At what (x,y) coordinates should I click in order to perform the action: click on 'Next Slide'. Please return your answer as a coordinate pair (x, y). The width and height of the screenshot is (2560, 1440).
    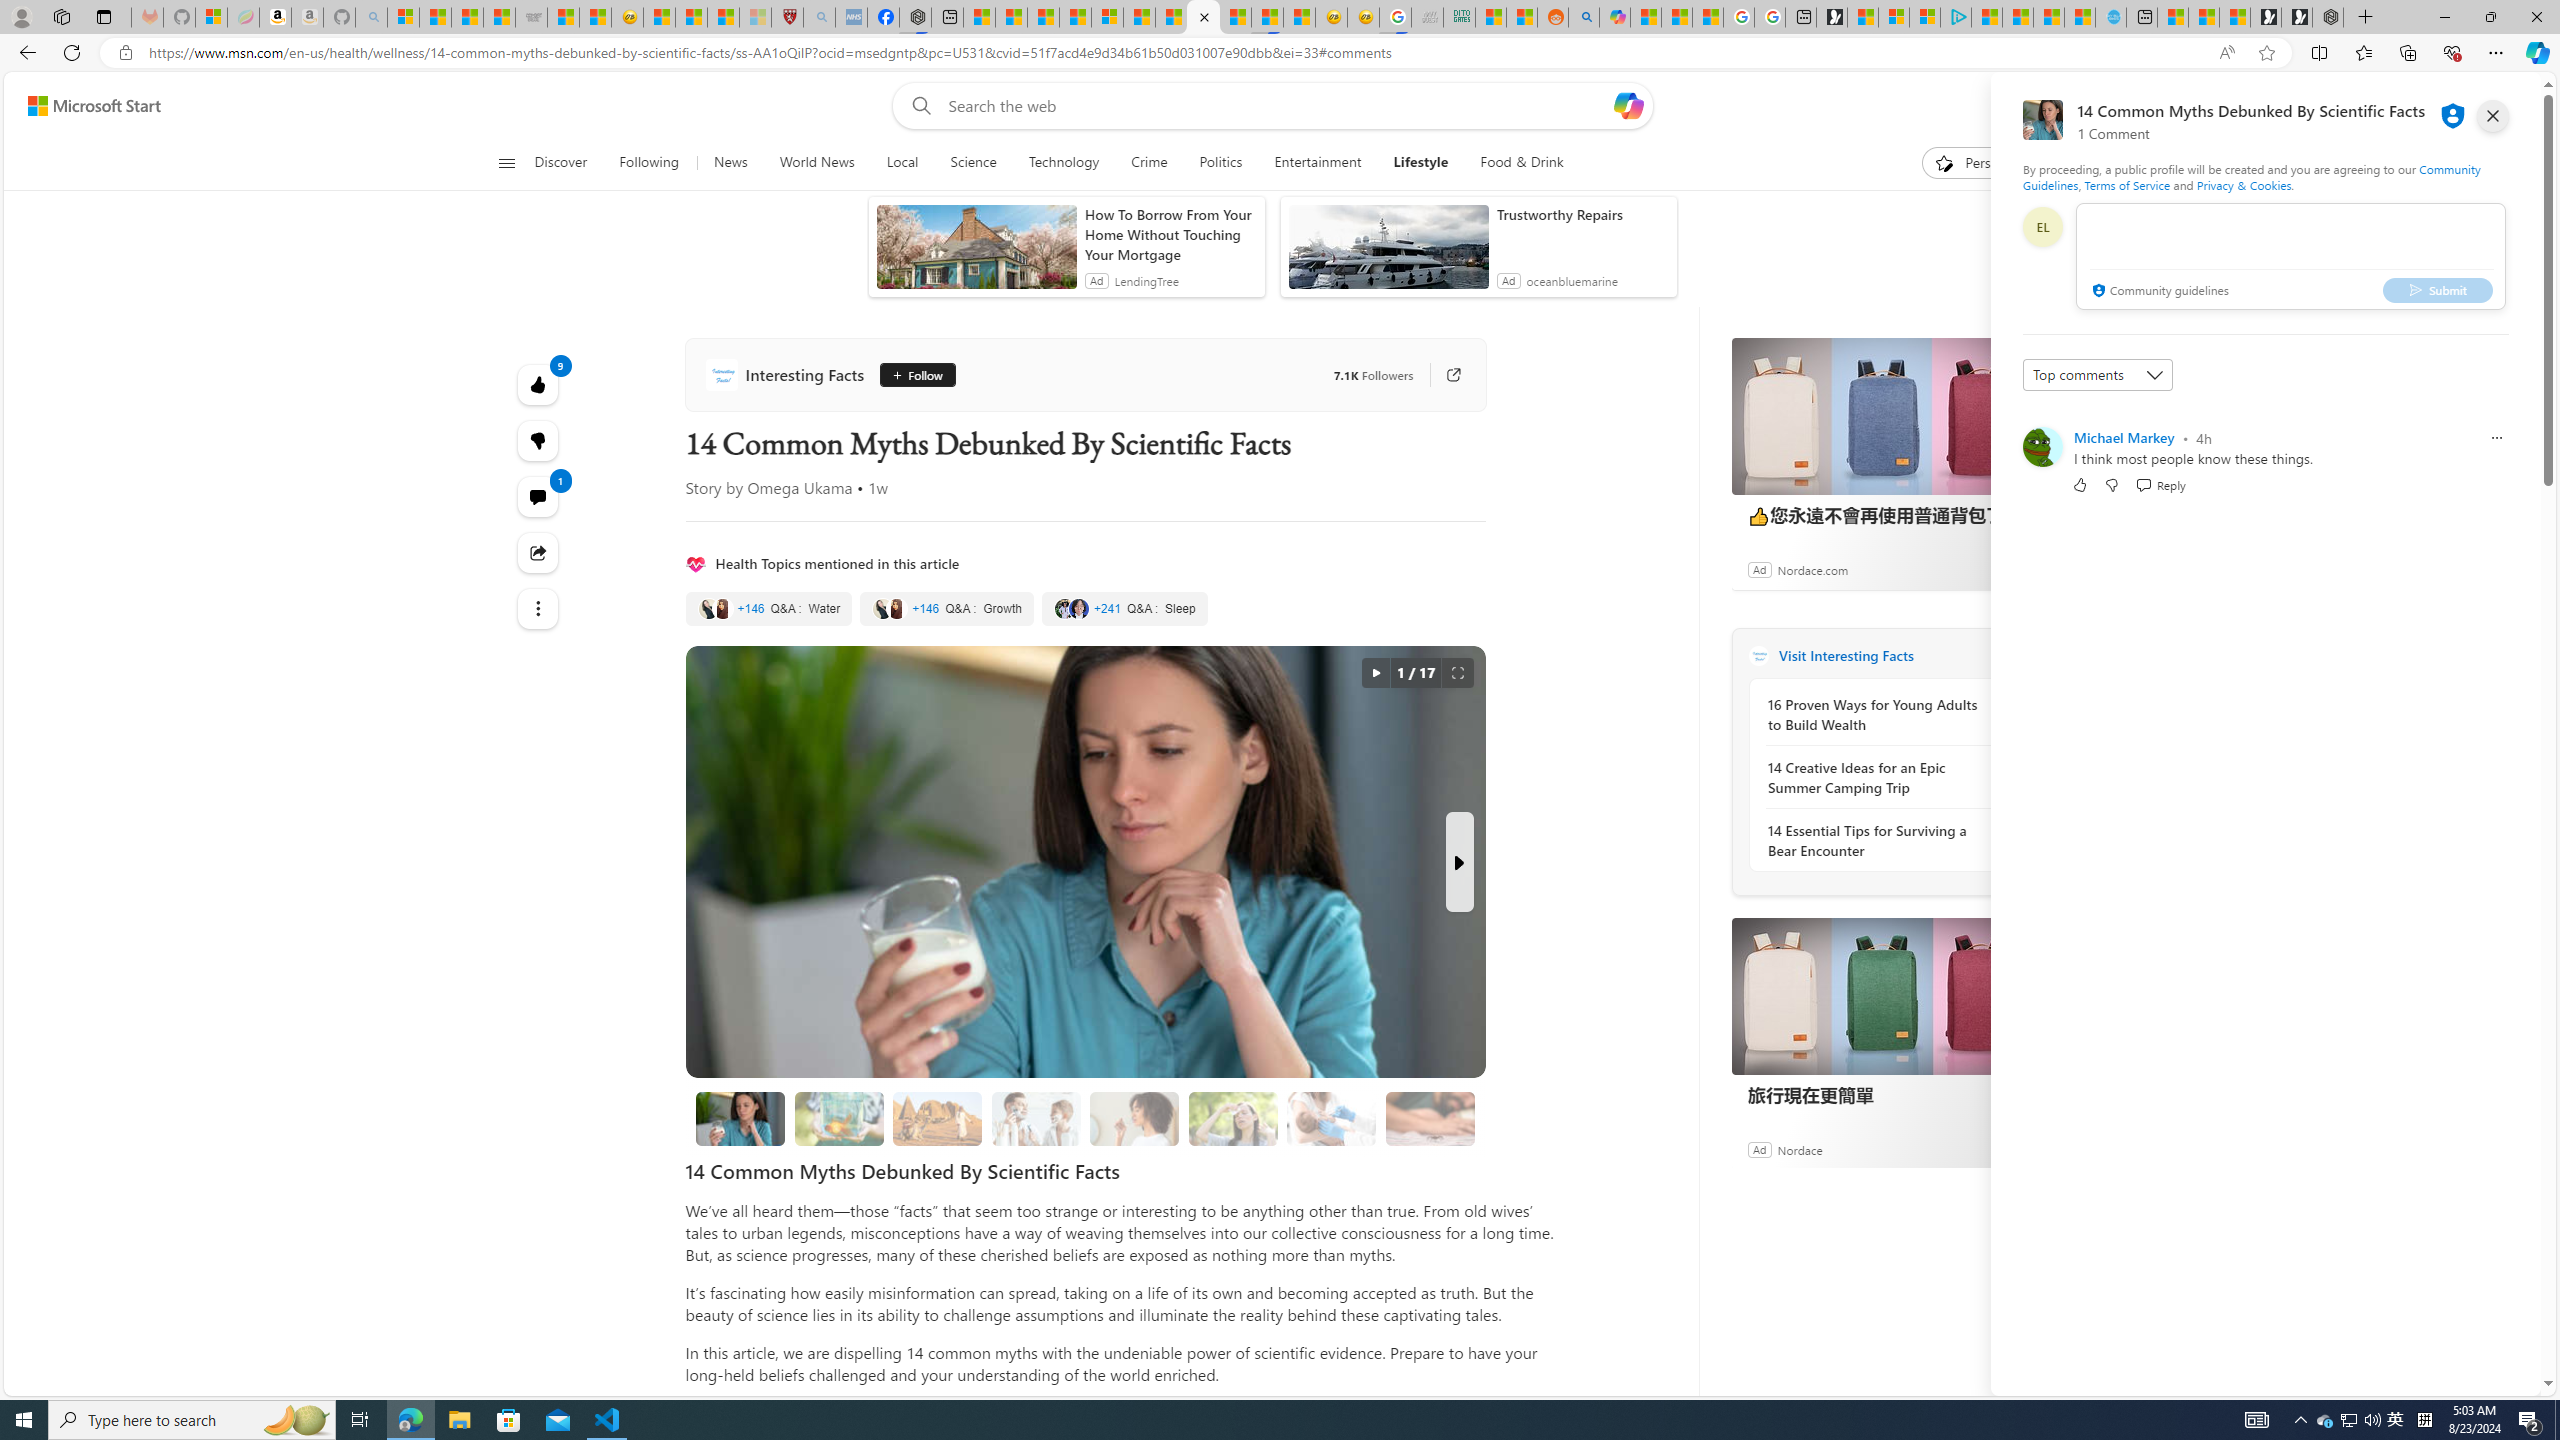
    Looking at the image, I should click on (1459, 861).